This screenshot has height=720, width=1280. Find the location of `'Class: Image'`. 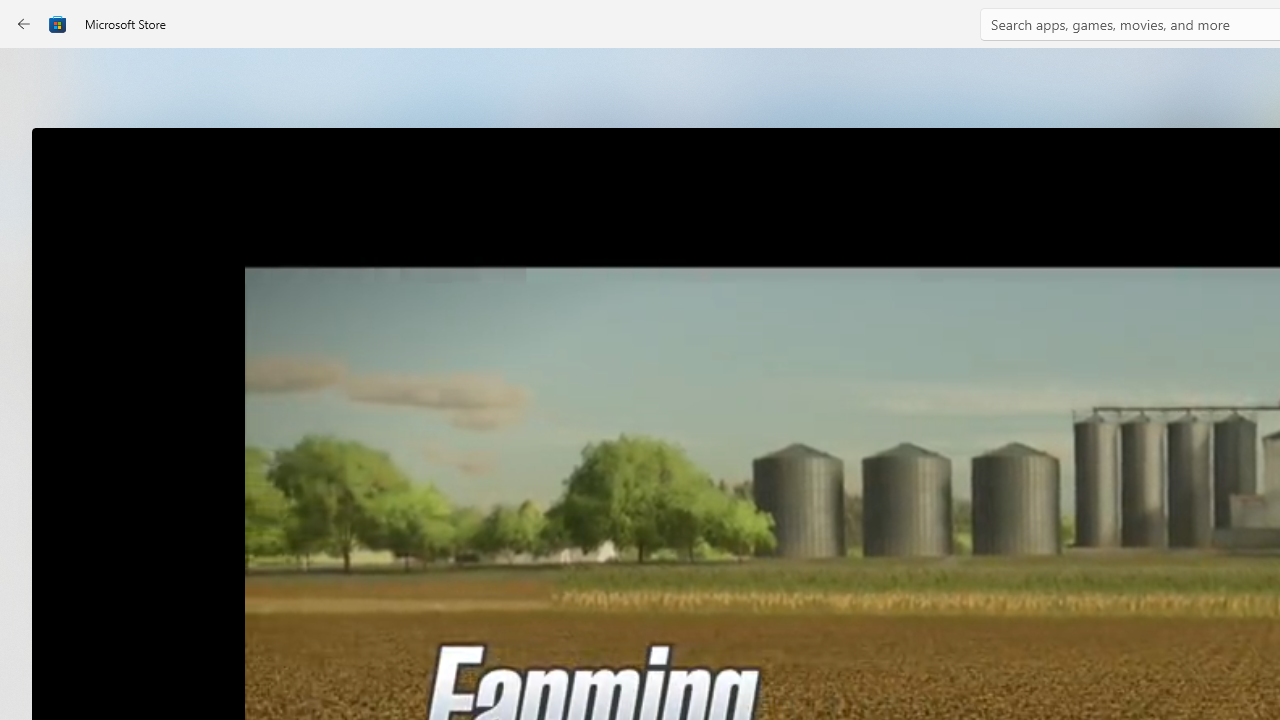

'Class: Image' is located at coordinates (58, 24).